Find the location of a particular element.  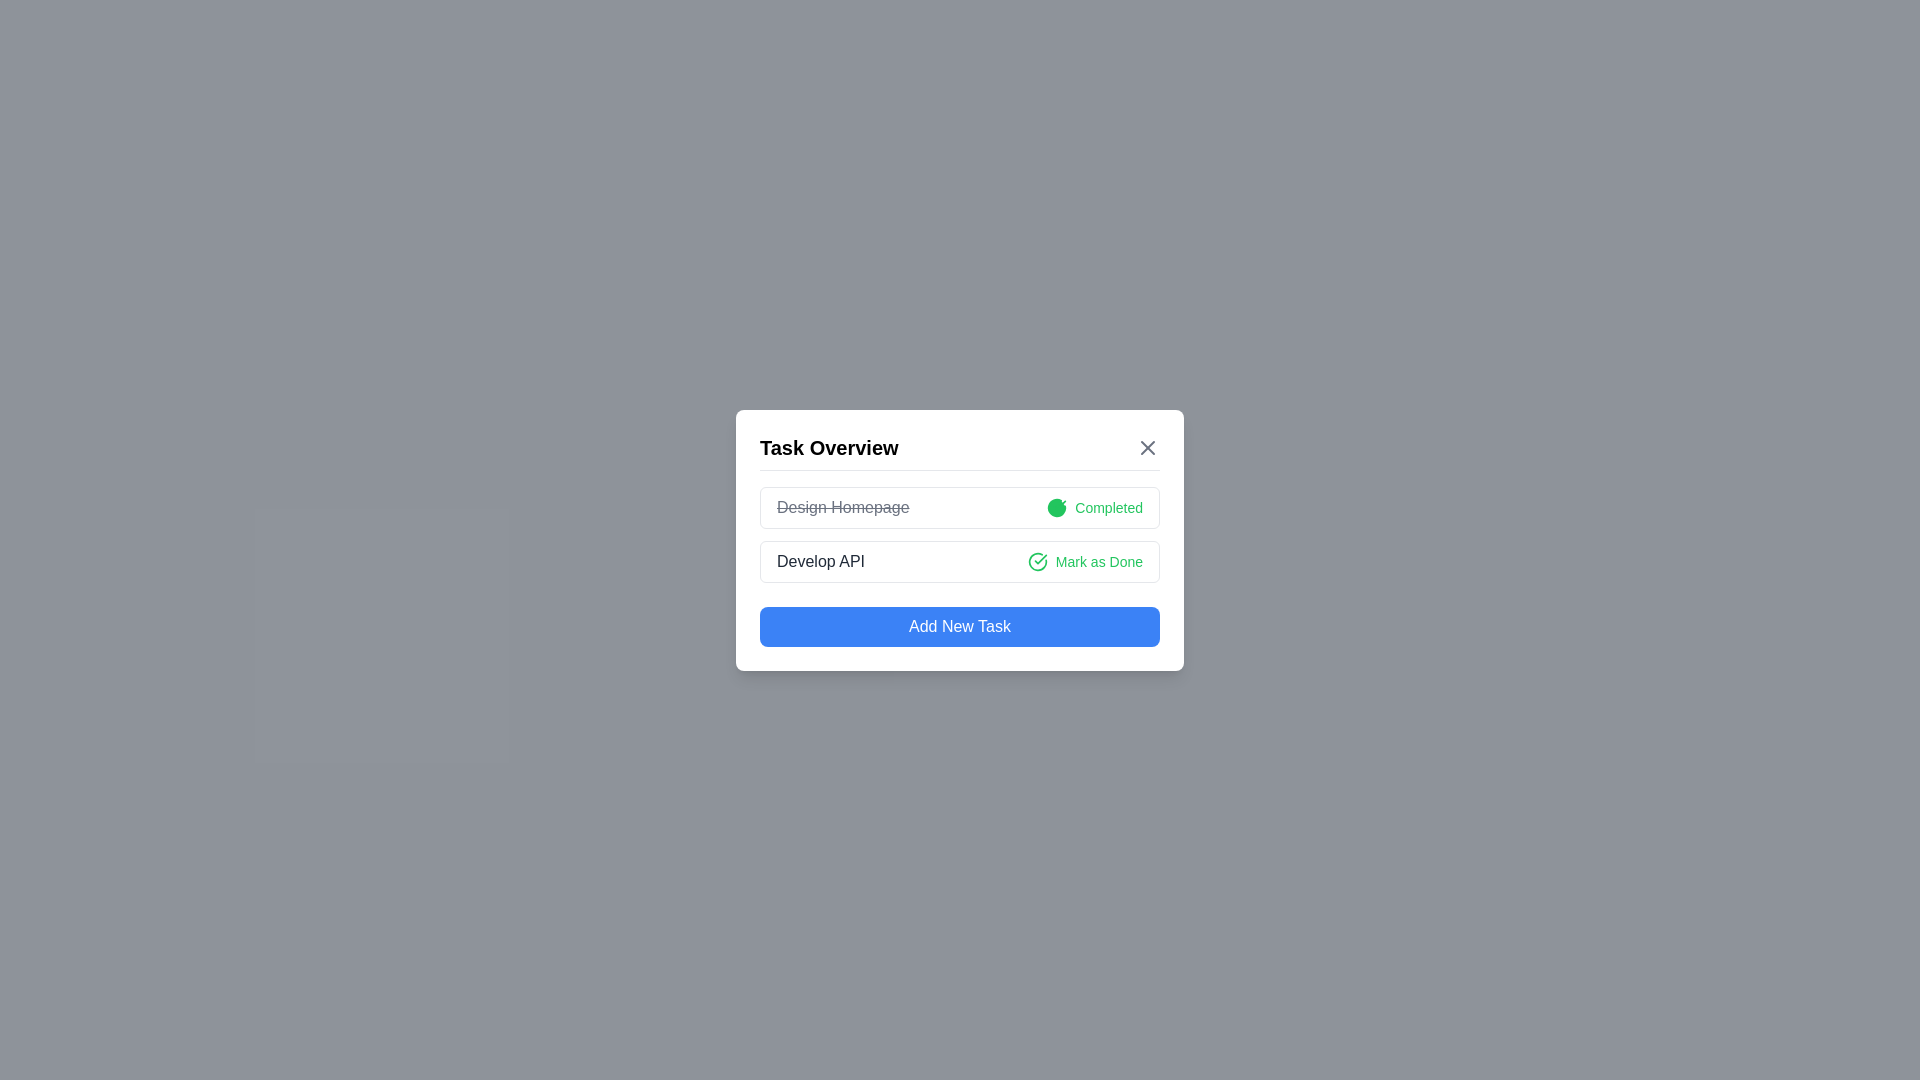

the Static Text Label indicating the status of the task item 'Design Homepage' that shows 'Completed' is located at coordinates (1108, 506).